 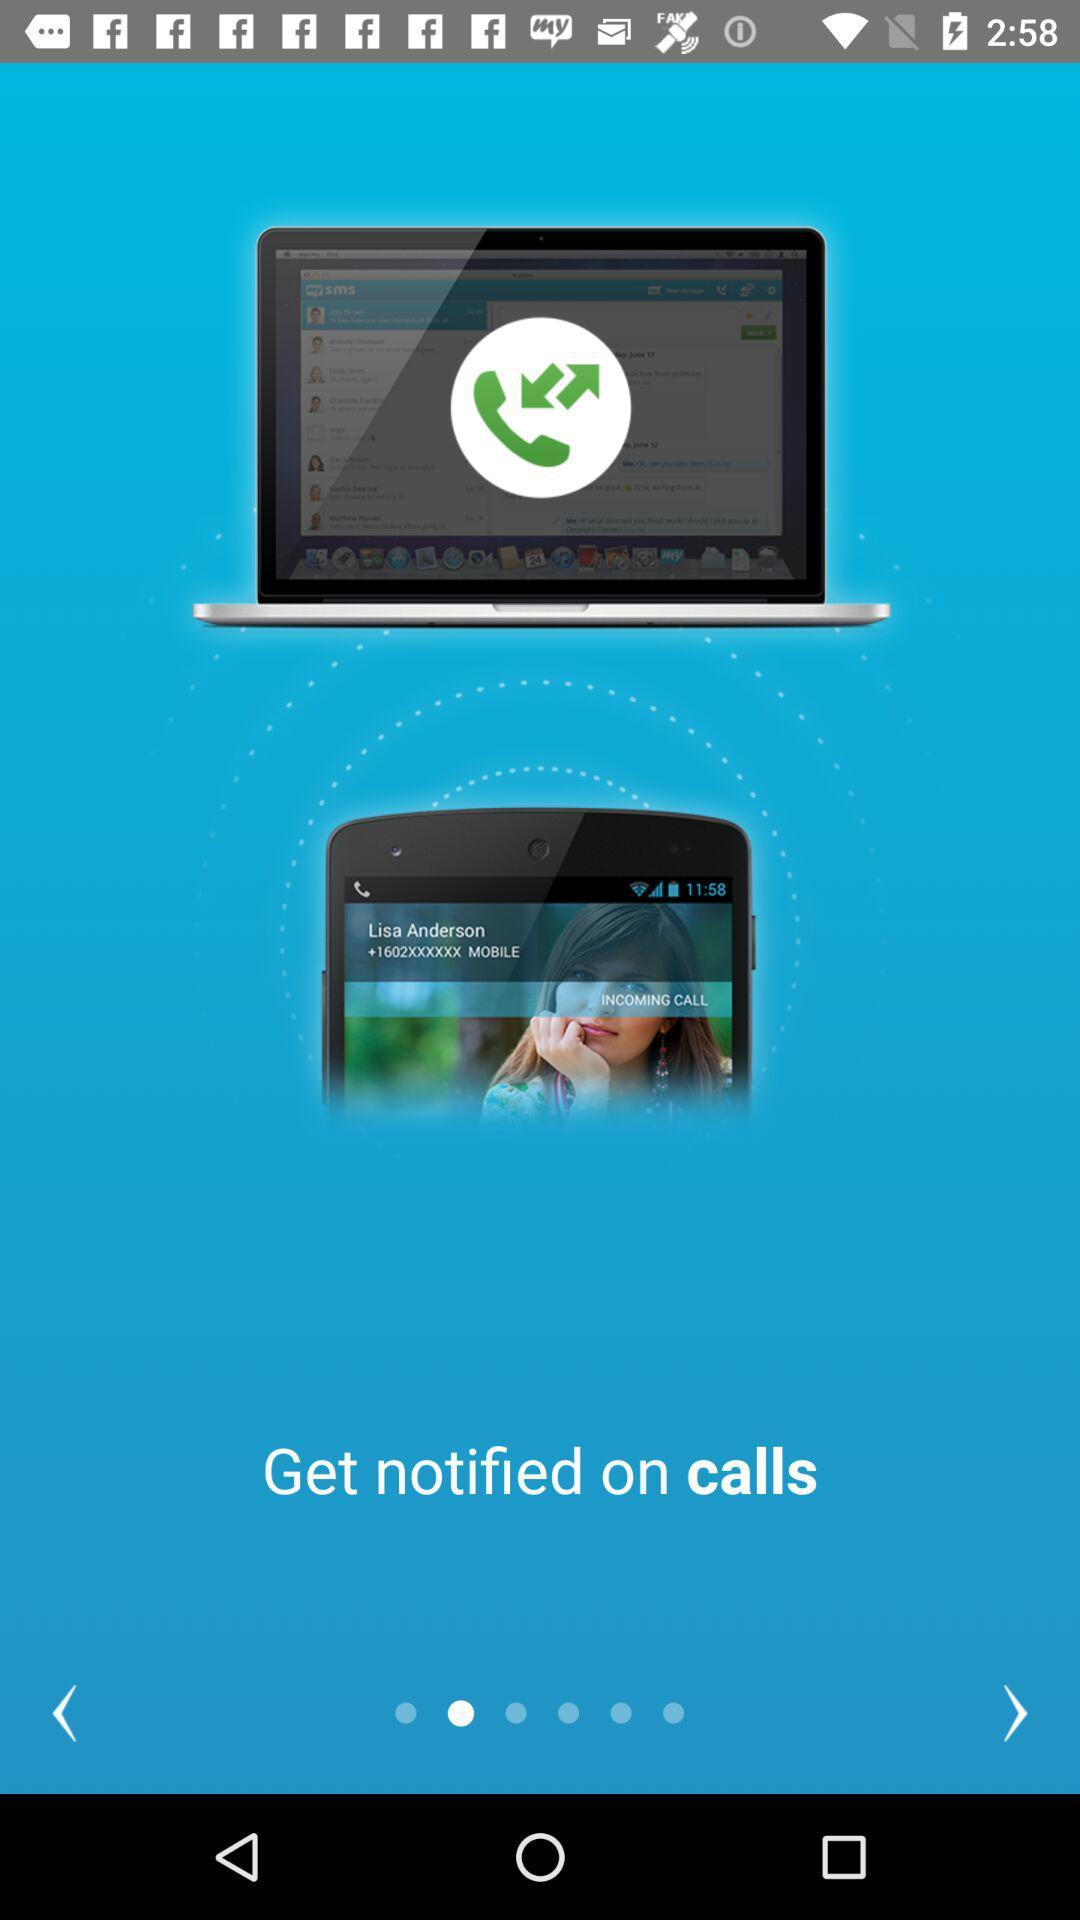 I want to click on the item at the bottom left corner, so click(x=63, y=1712).